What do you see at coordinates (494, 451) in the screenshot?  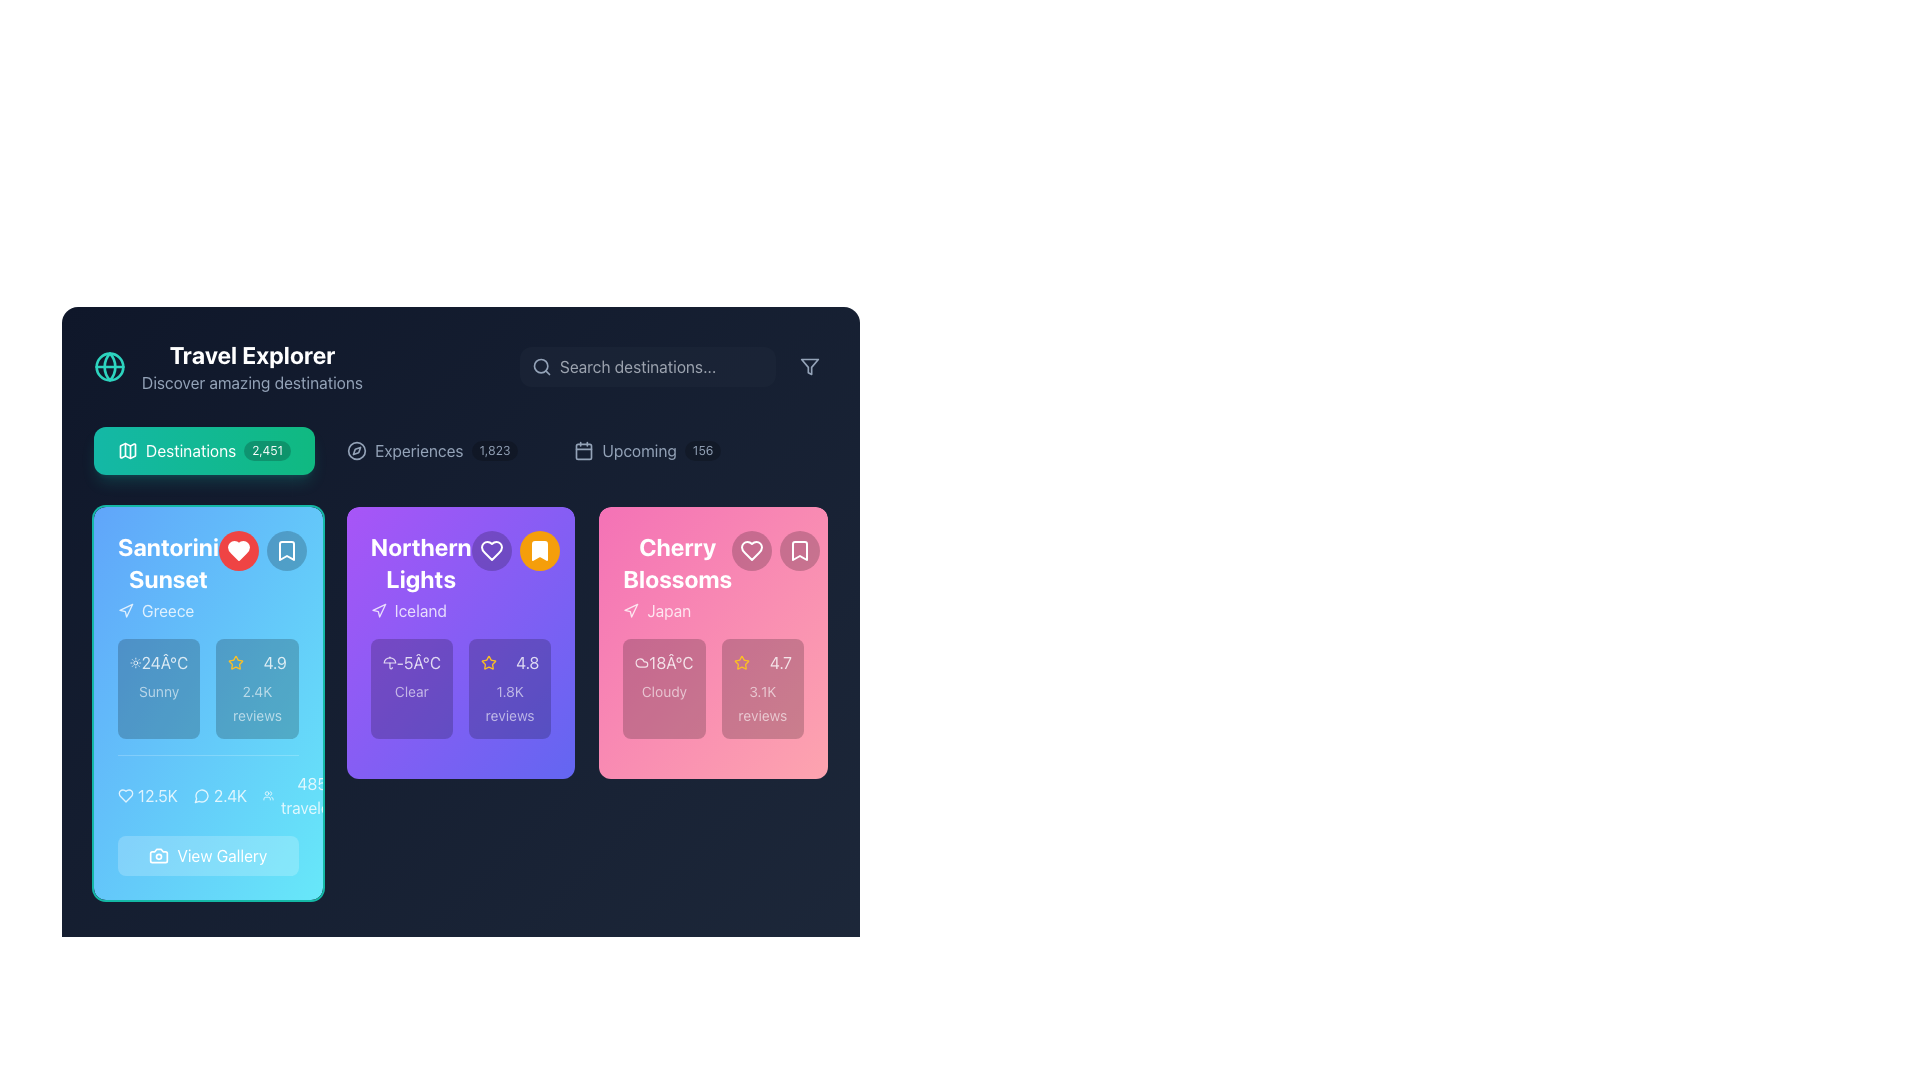 I see `the badge indicating the number of experiences in the 'Experiences' section of the navigation area` at bounding box center [494, 451].